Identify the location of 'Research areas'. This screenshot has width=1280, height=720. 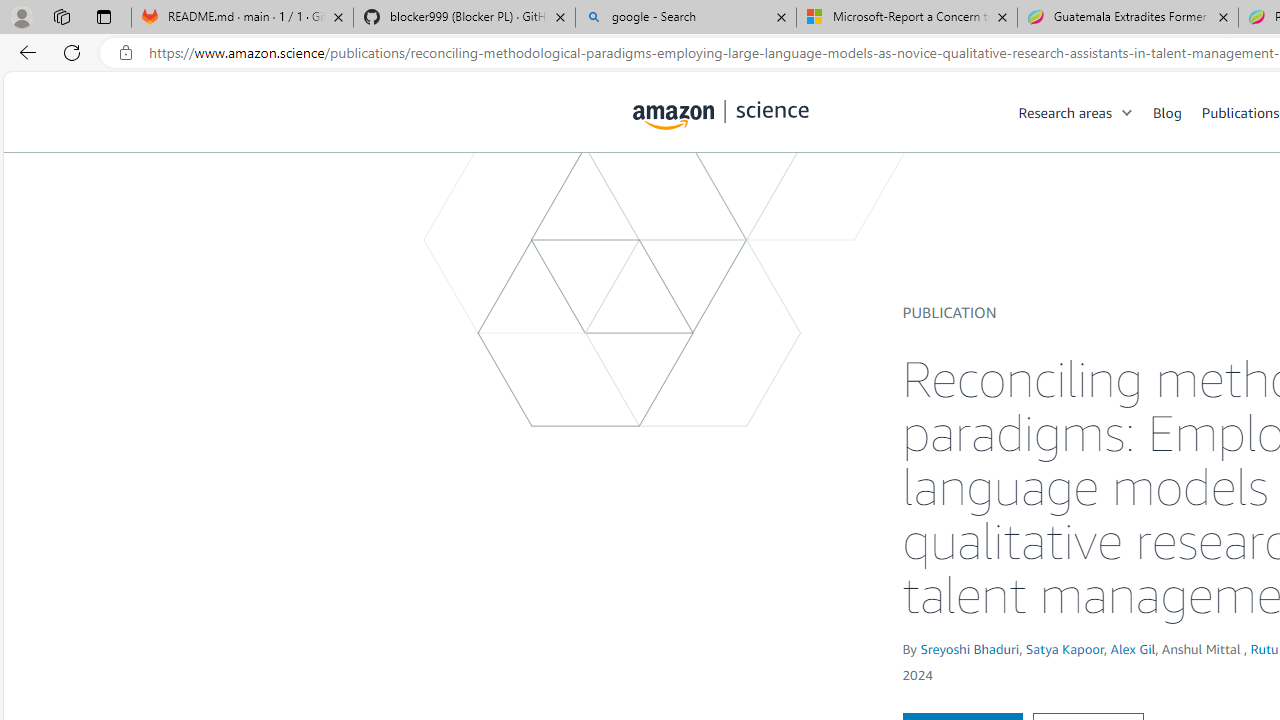
(1064, 111).